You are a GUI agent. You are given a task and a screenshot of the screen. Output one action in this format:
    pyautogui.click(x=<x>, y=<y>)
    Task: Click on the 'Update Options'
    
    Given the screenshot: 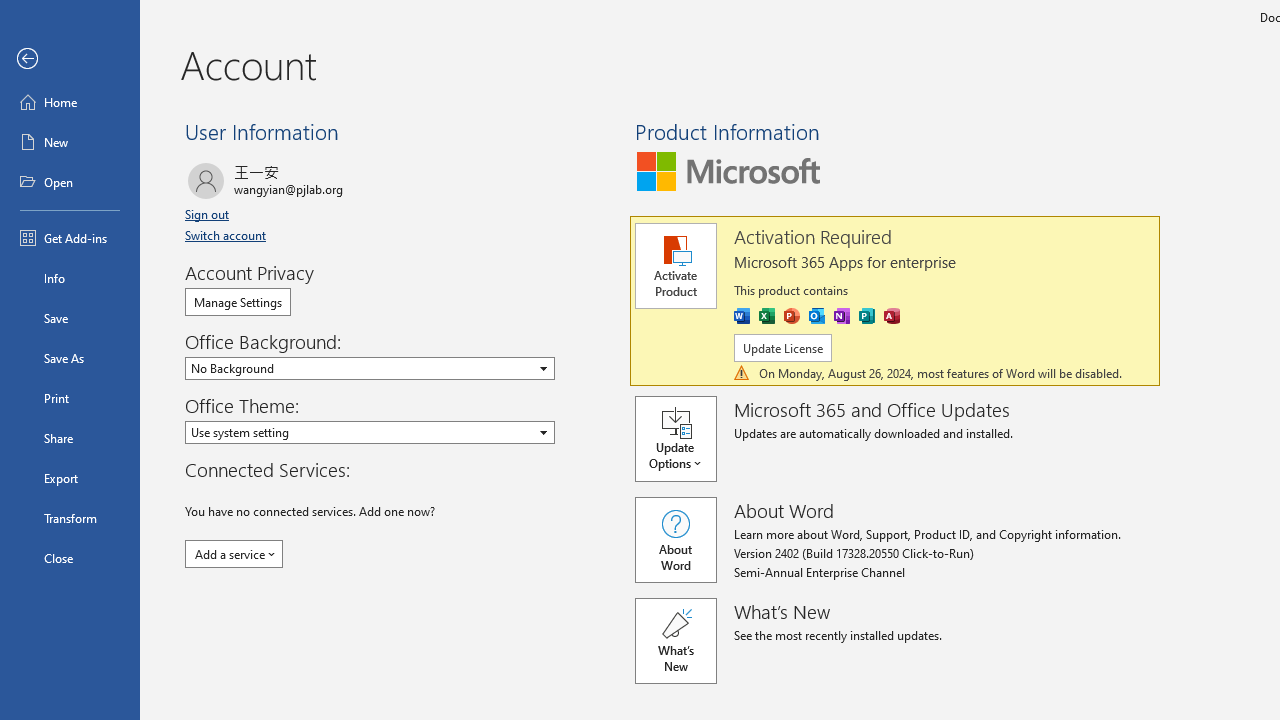 What is the action you would take?
    pyautogui.click(x=684, y=437)
    